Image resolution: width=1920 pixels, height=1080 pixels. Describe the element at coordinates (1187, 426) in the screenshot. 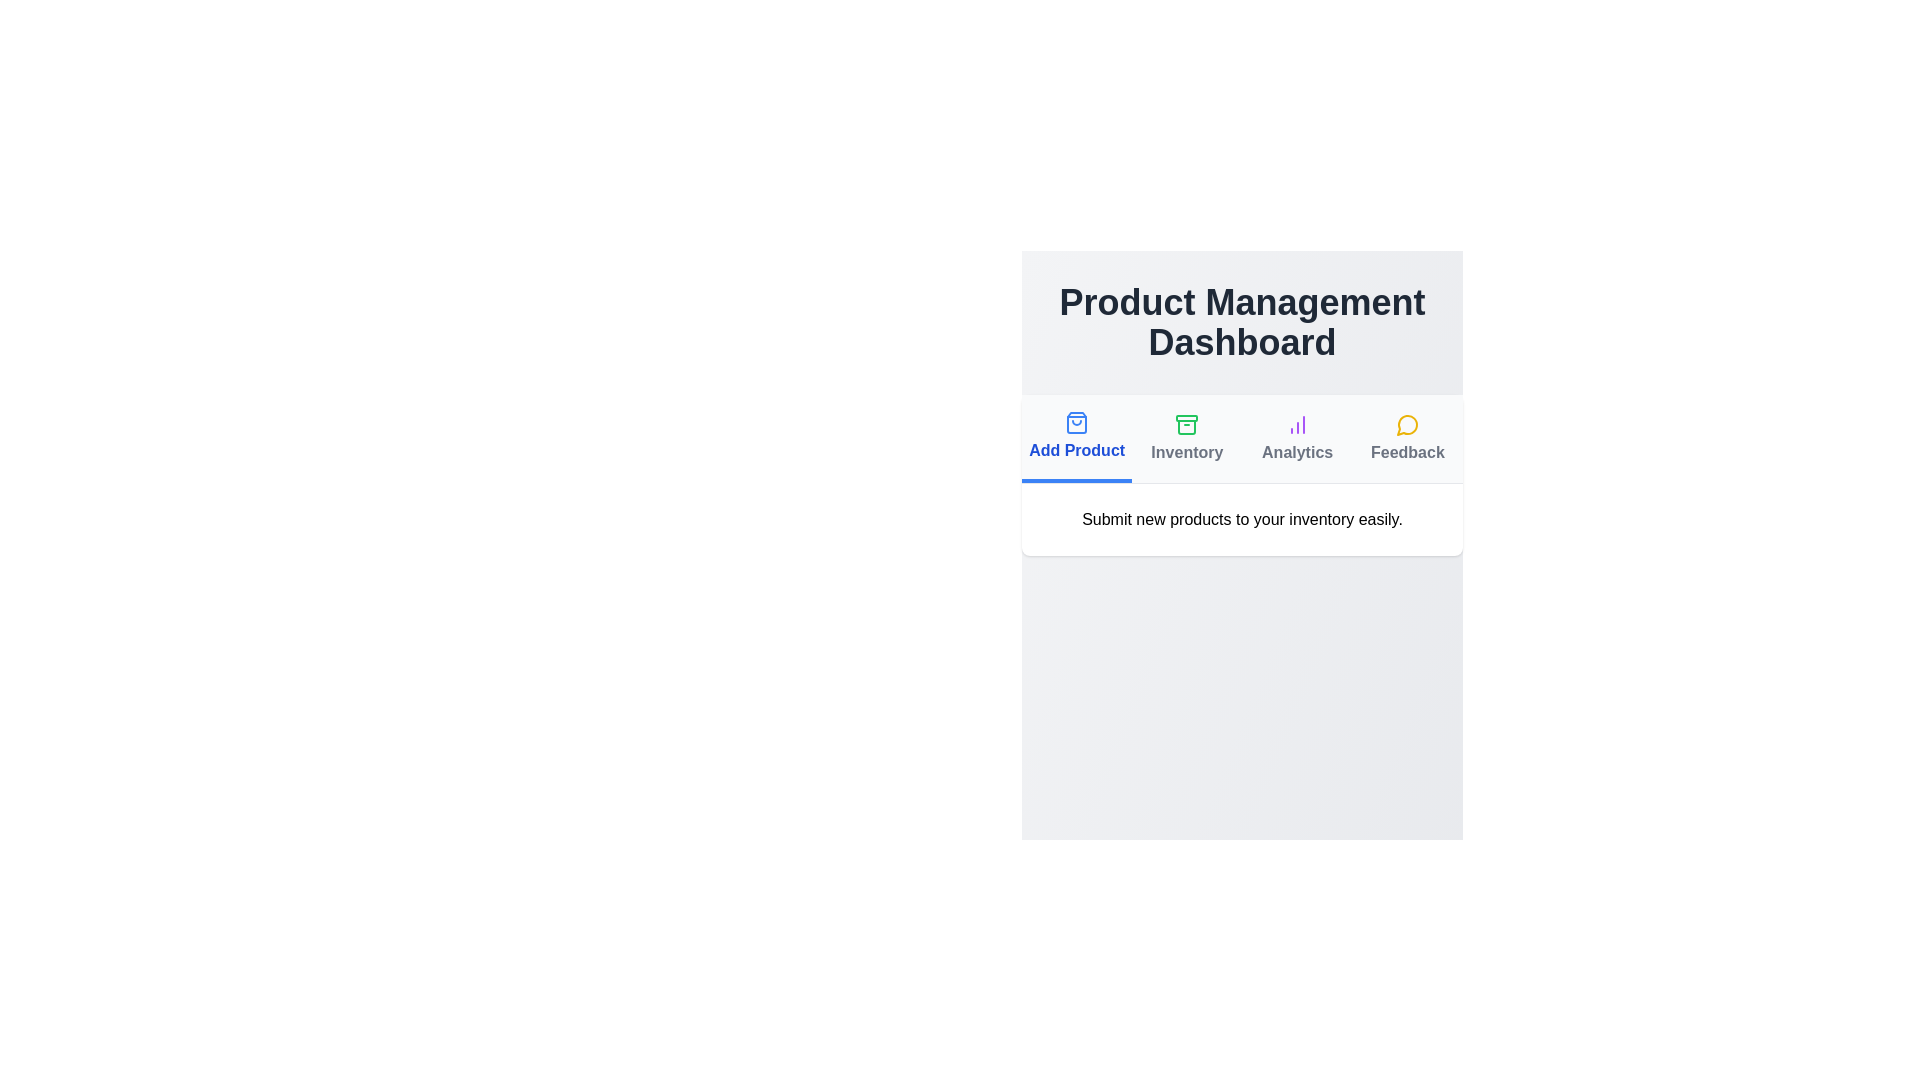

I see `the green outlined vector graphic component resembling a rectangular box with rounded corners, located within the 'Inventory' icon under 'Product Management Dashboard'` at that location.